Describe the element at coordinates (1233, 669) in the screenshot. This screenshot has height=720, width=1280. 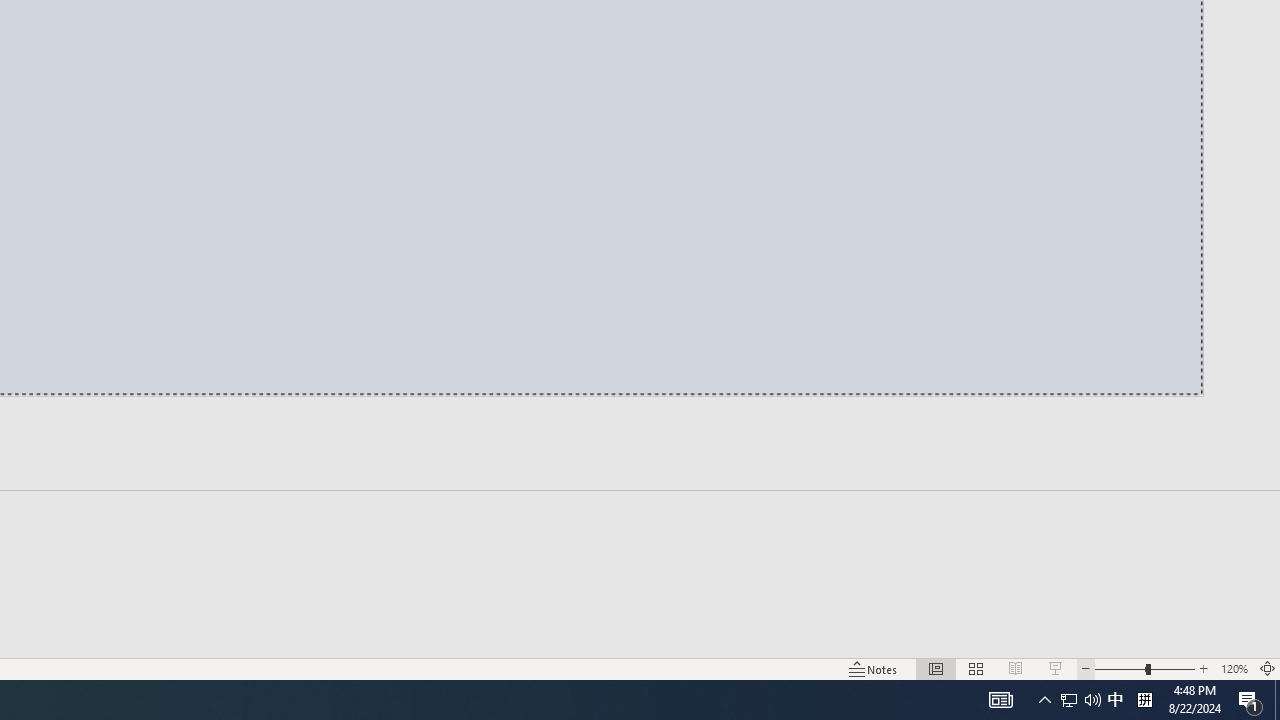
I see `'Zoom 120%'` at that location.